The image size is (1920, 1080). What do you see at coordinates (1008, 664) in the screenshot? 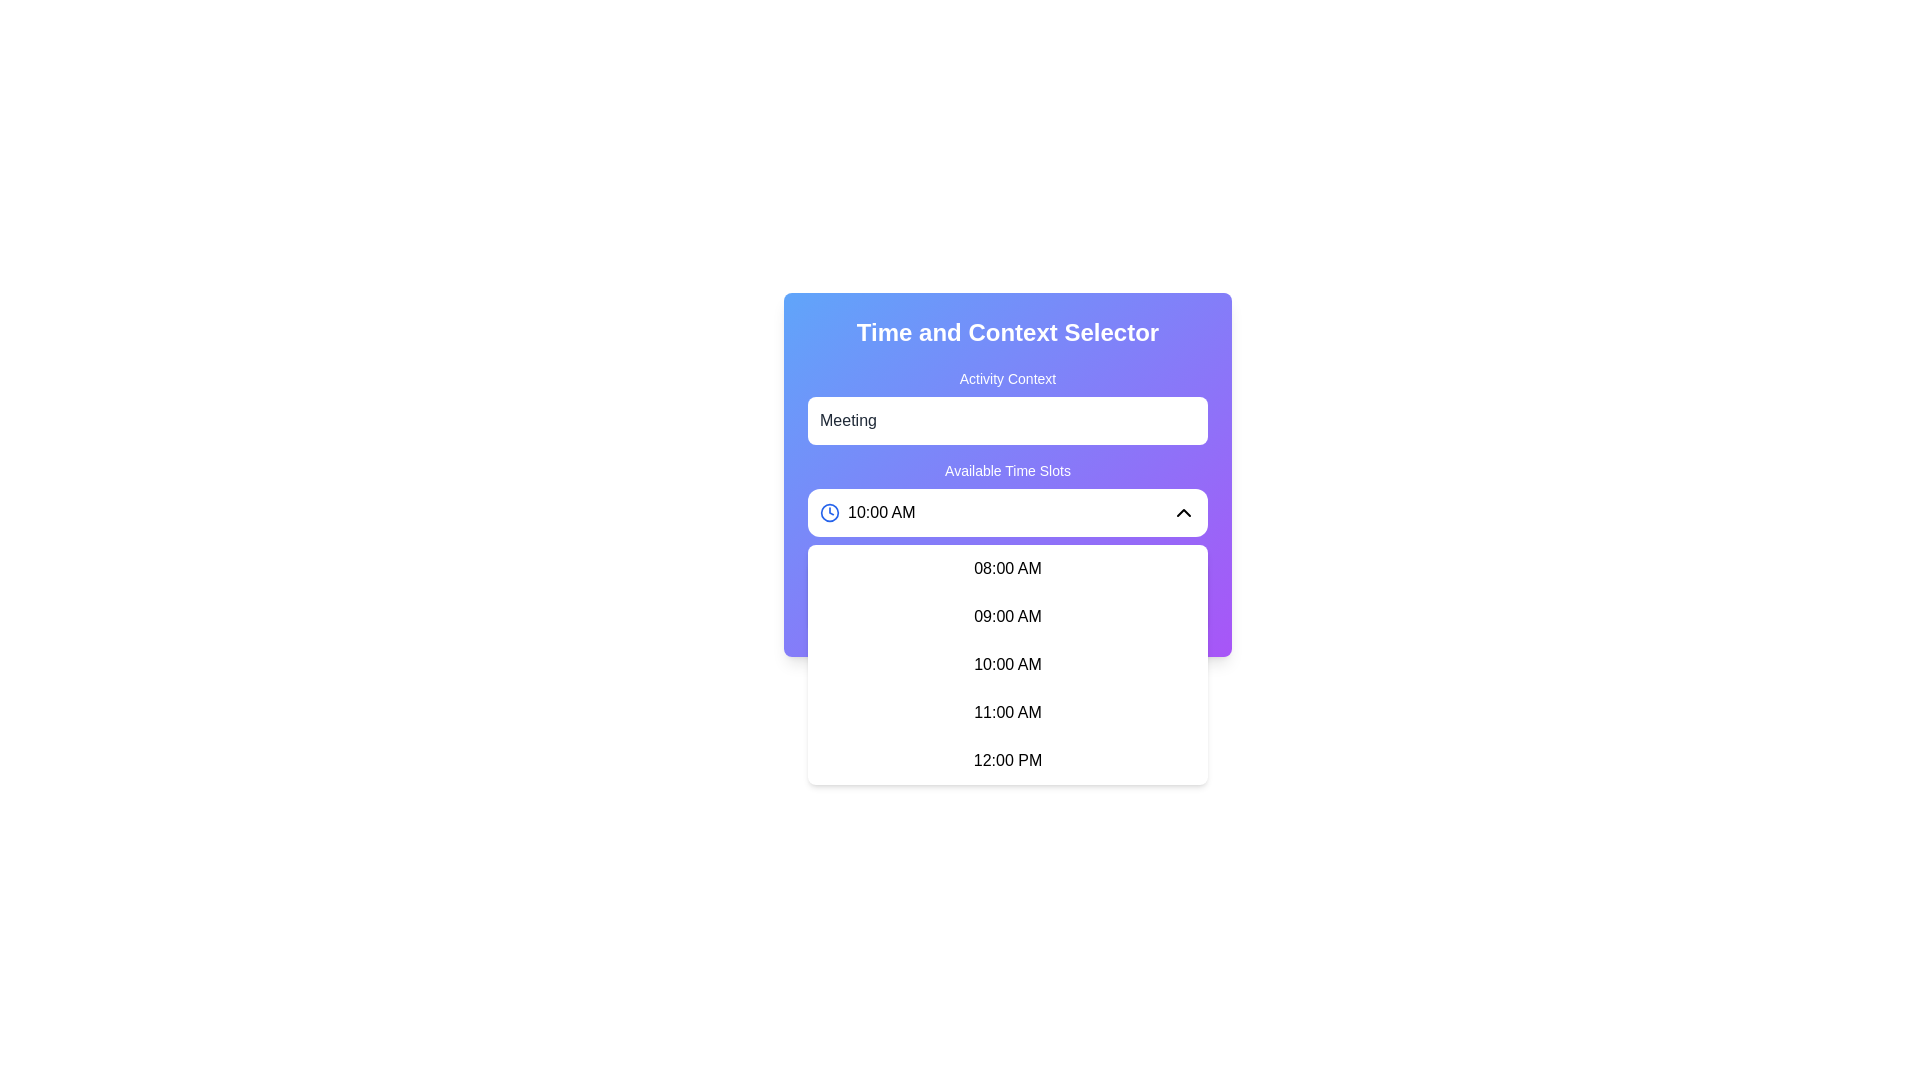
I see `the dropdown menu for selecting time slots located below the 'Available Time Slots' label, currently showing '10:00 AM'` at bounding box center [1008, 664].